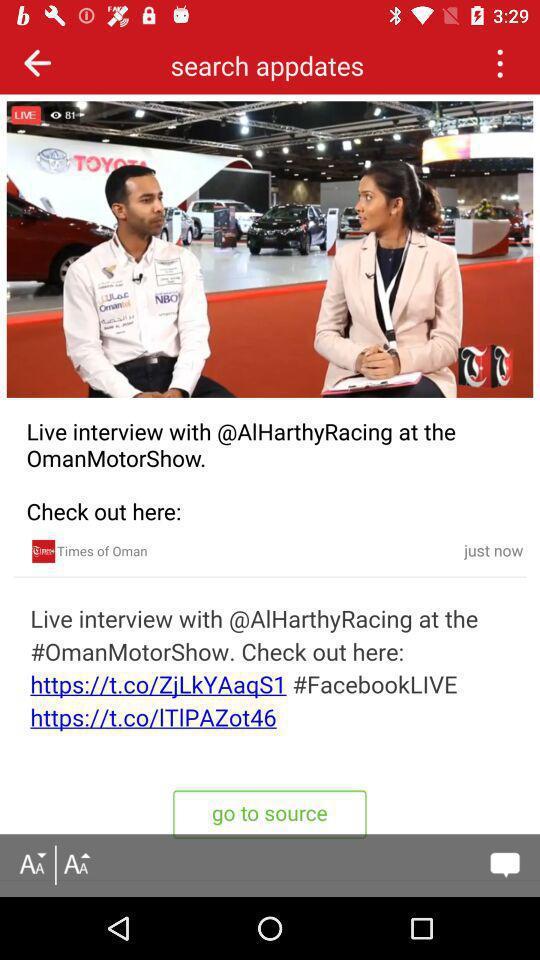 The width and height of the screenshot is (540, 960). What do you see at coordinates (498, 62) in the screenshot?
I see `the 3 vertical dots icon` at bounding box center [498, 62].